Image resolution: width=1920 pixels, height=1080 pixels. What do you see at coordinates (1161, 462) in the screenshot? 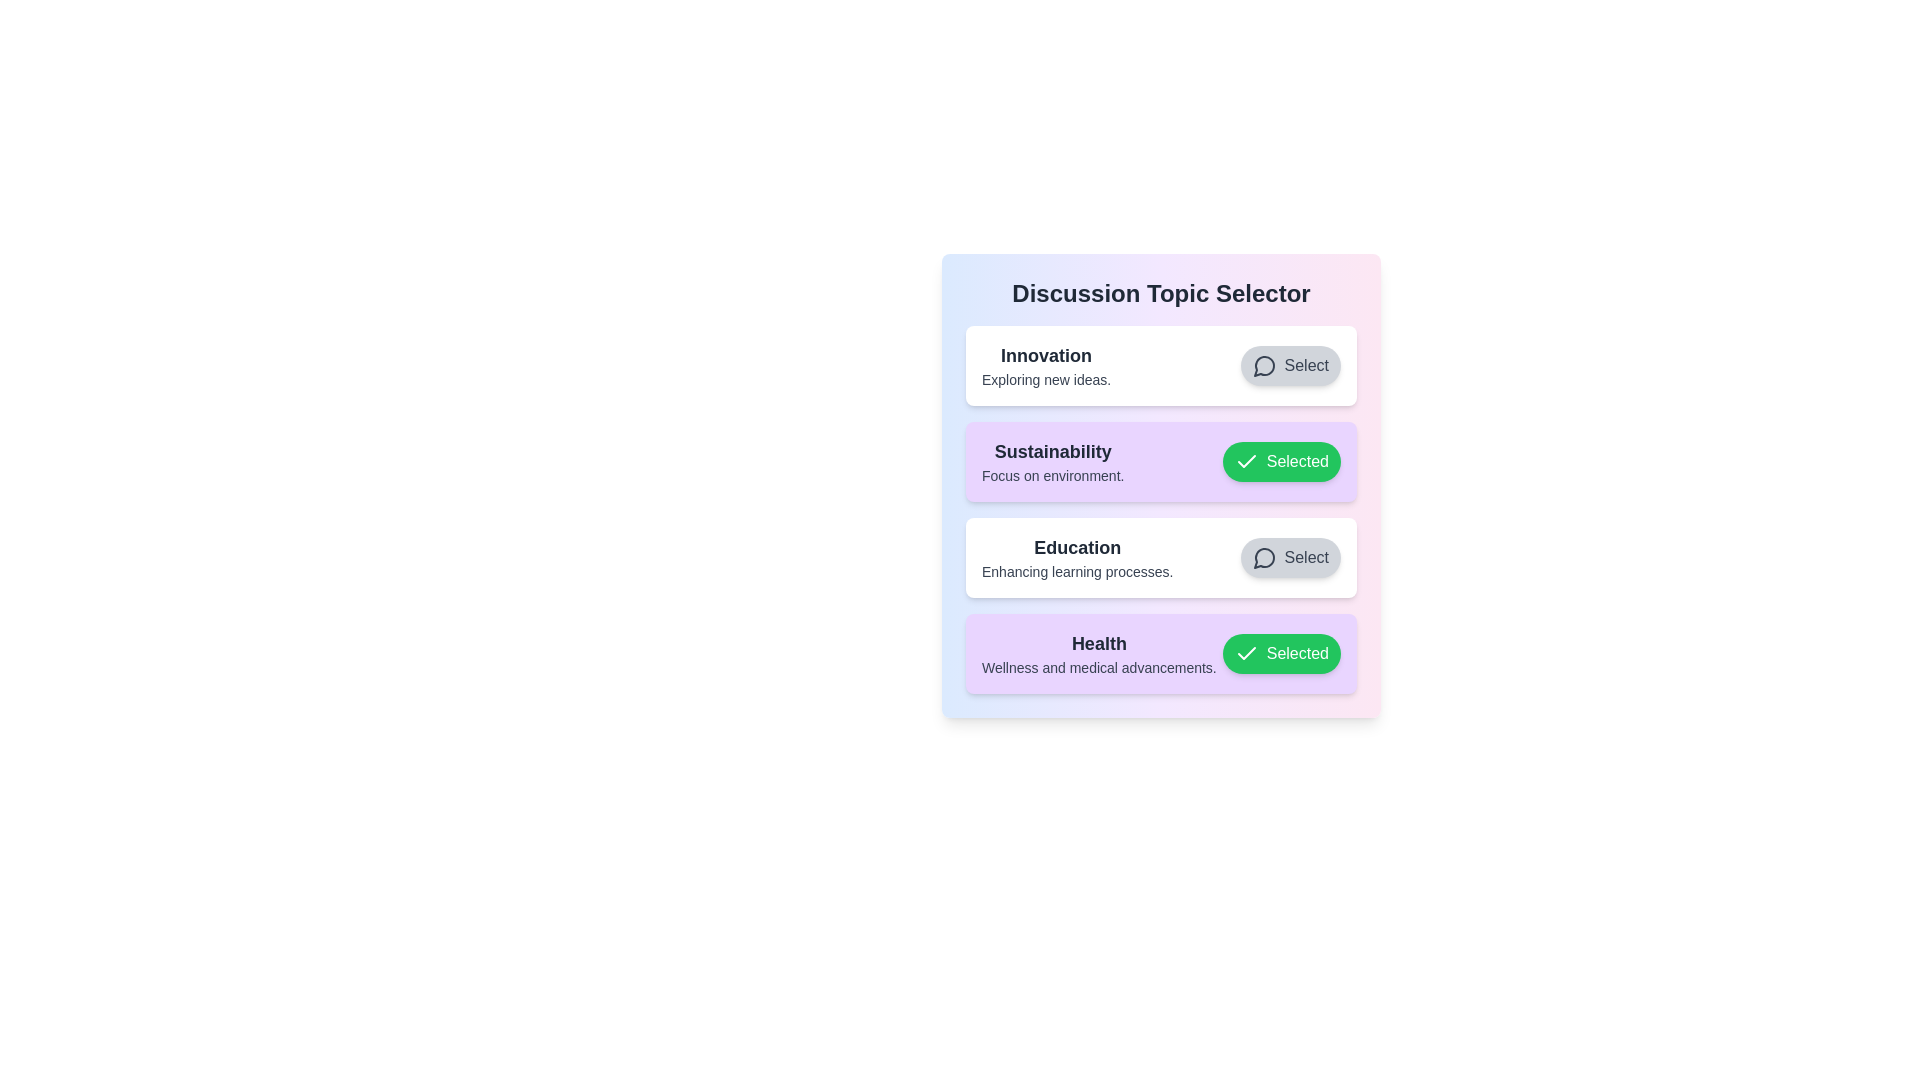
I see `the topic Sustainability to trigger the scaling effect` at bounding box center [1161, 462].